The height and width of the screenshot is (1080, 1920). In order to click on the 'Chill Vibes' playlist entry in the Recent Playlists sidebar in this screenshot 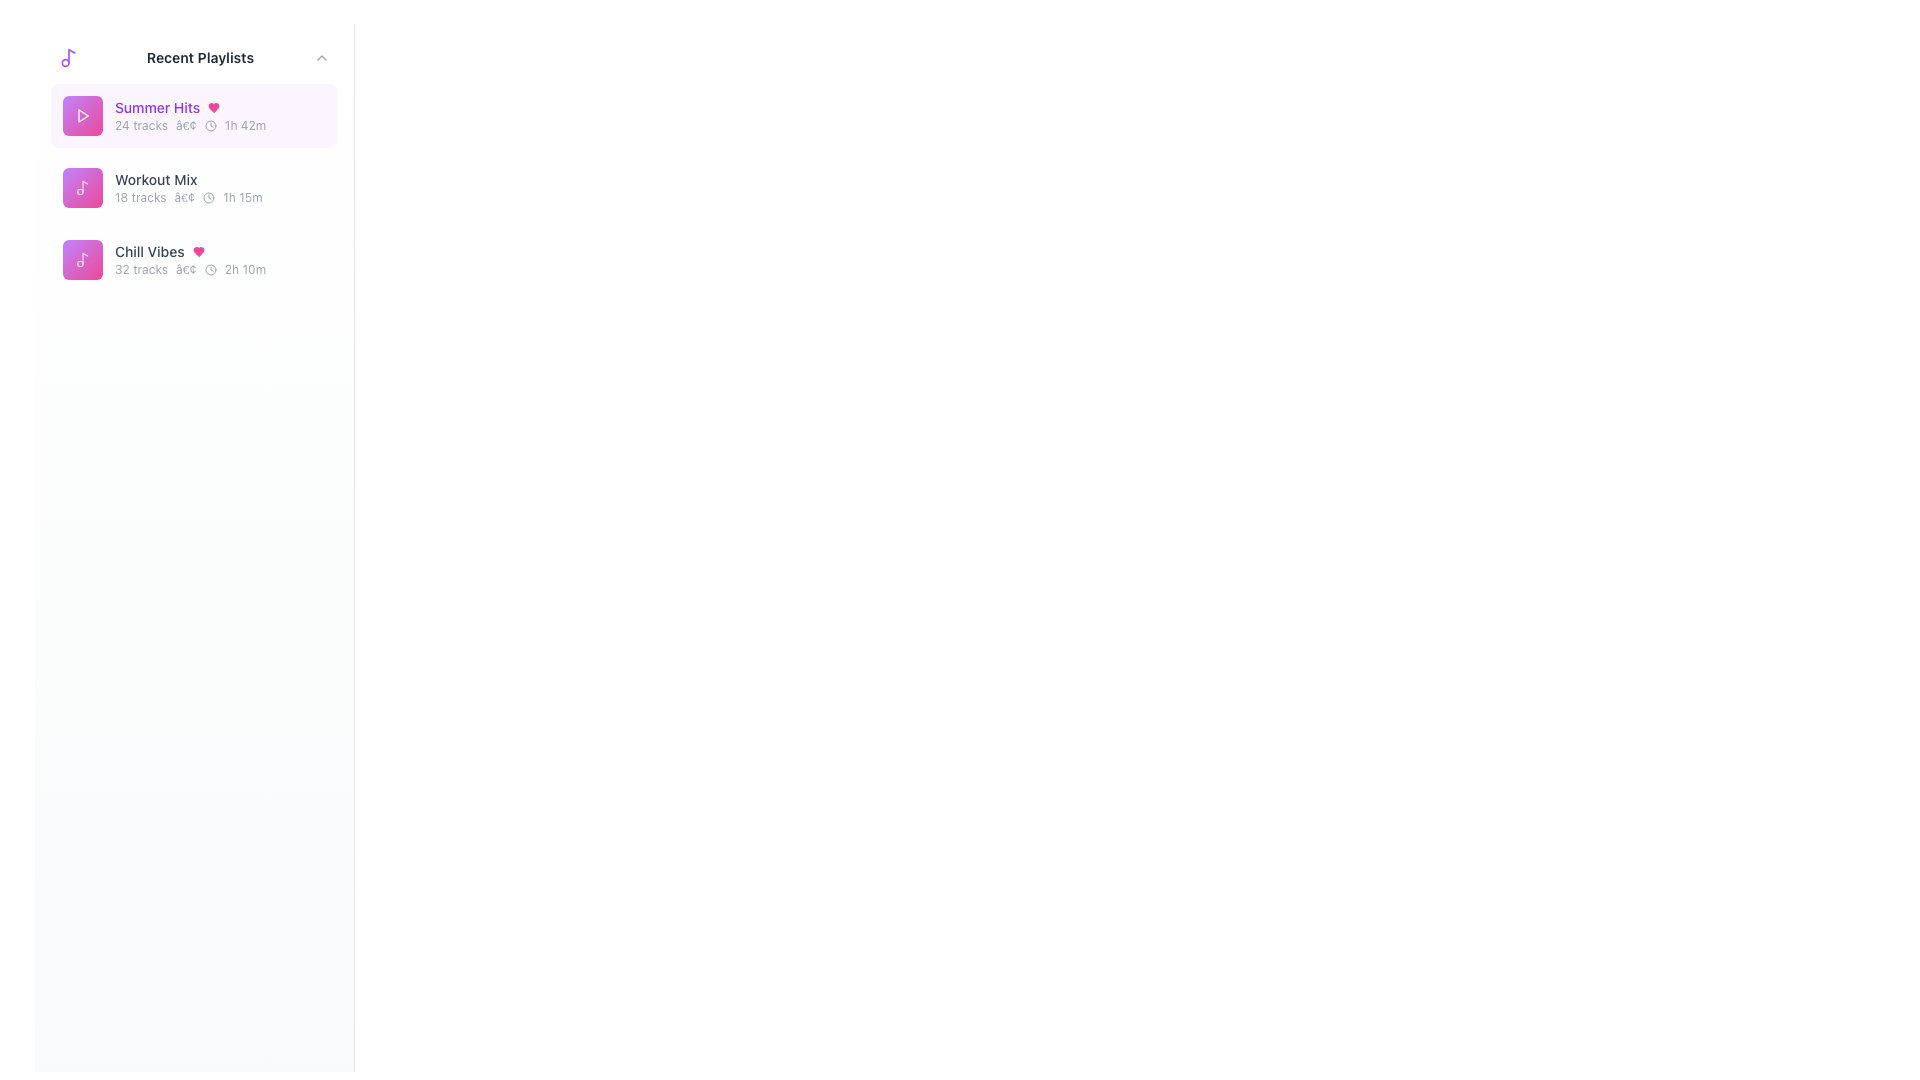, I will do `click(220, 258)`.